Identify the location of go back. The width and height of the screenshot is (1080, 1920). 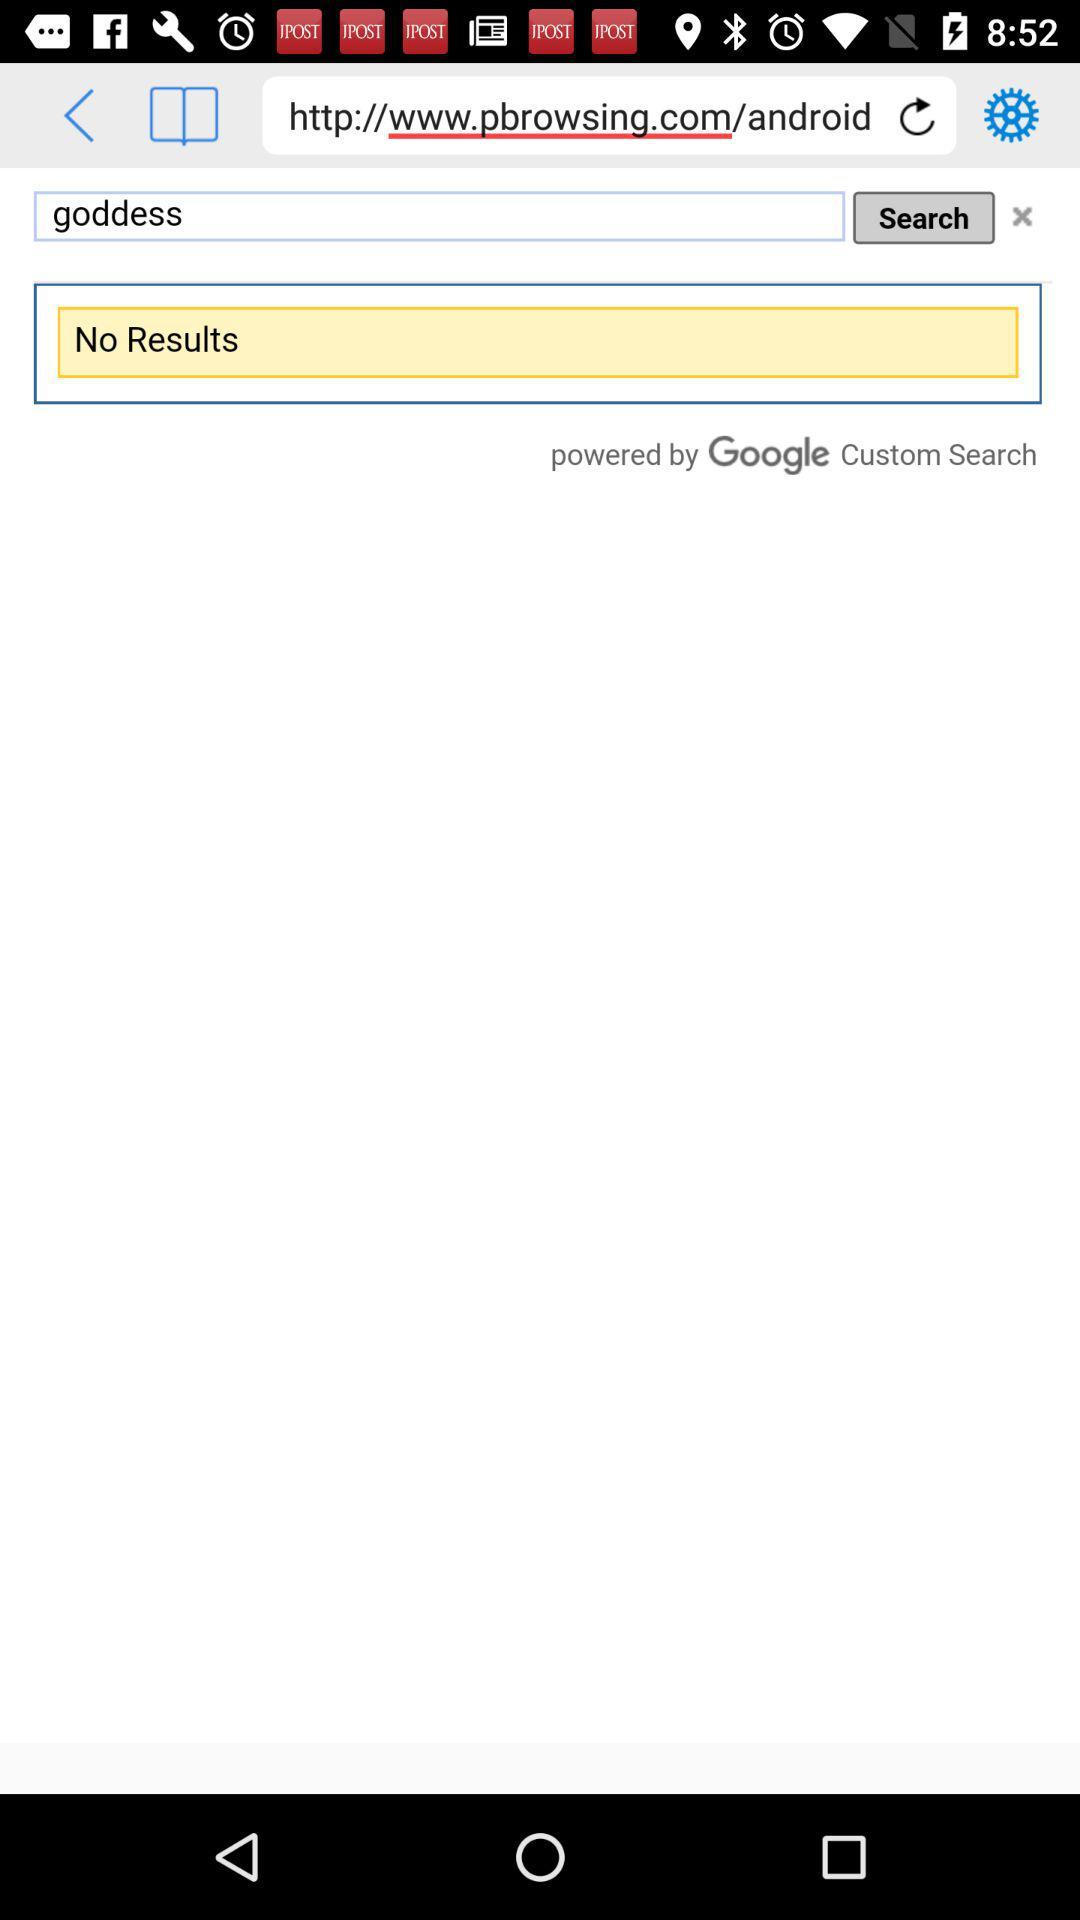
(77, 114).